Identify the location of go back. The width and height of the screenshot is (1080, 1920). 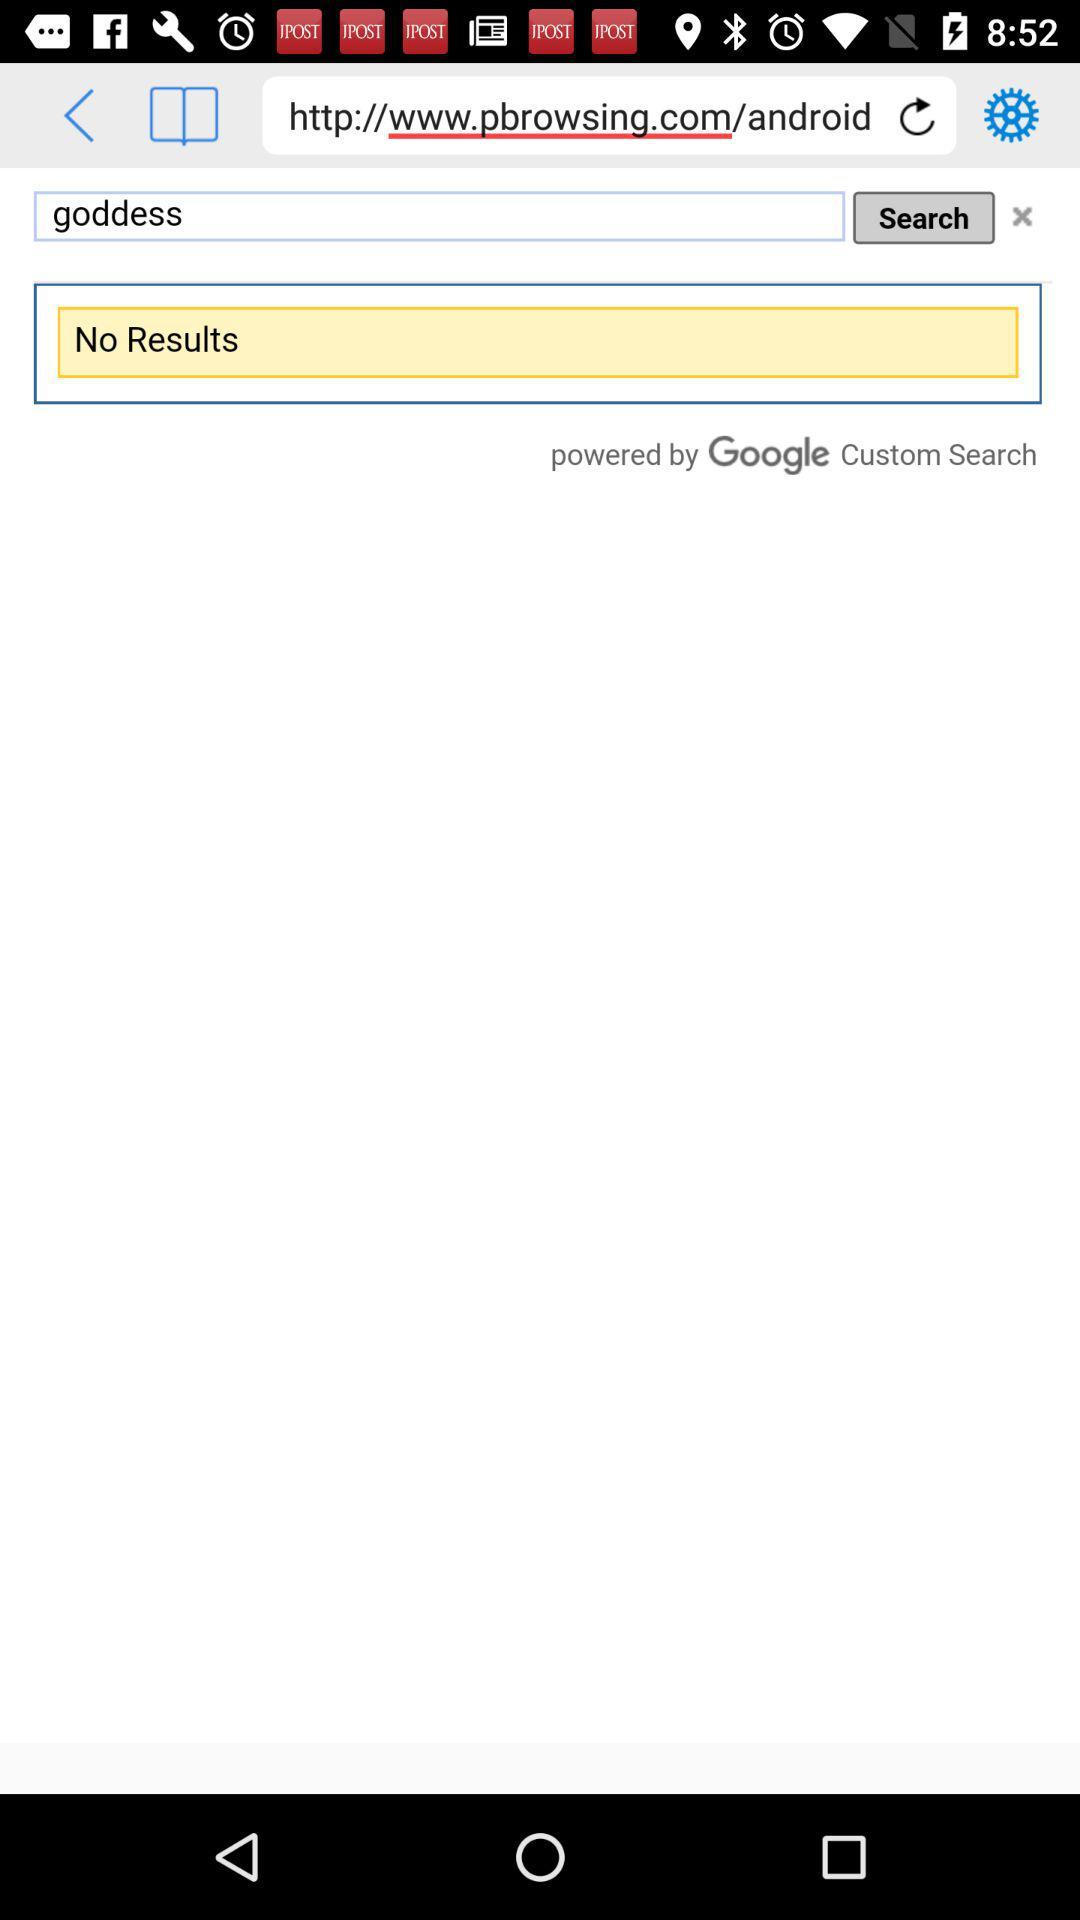
(77, 114).